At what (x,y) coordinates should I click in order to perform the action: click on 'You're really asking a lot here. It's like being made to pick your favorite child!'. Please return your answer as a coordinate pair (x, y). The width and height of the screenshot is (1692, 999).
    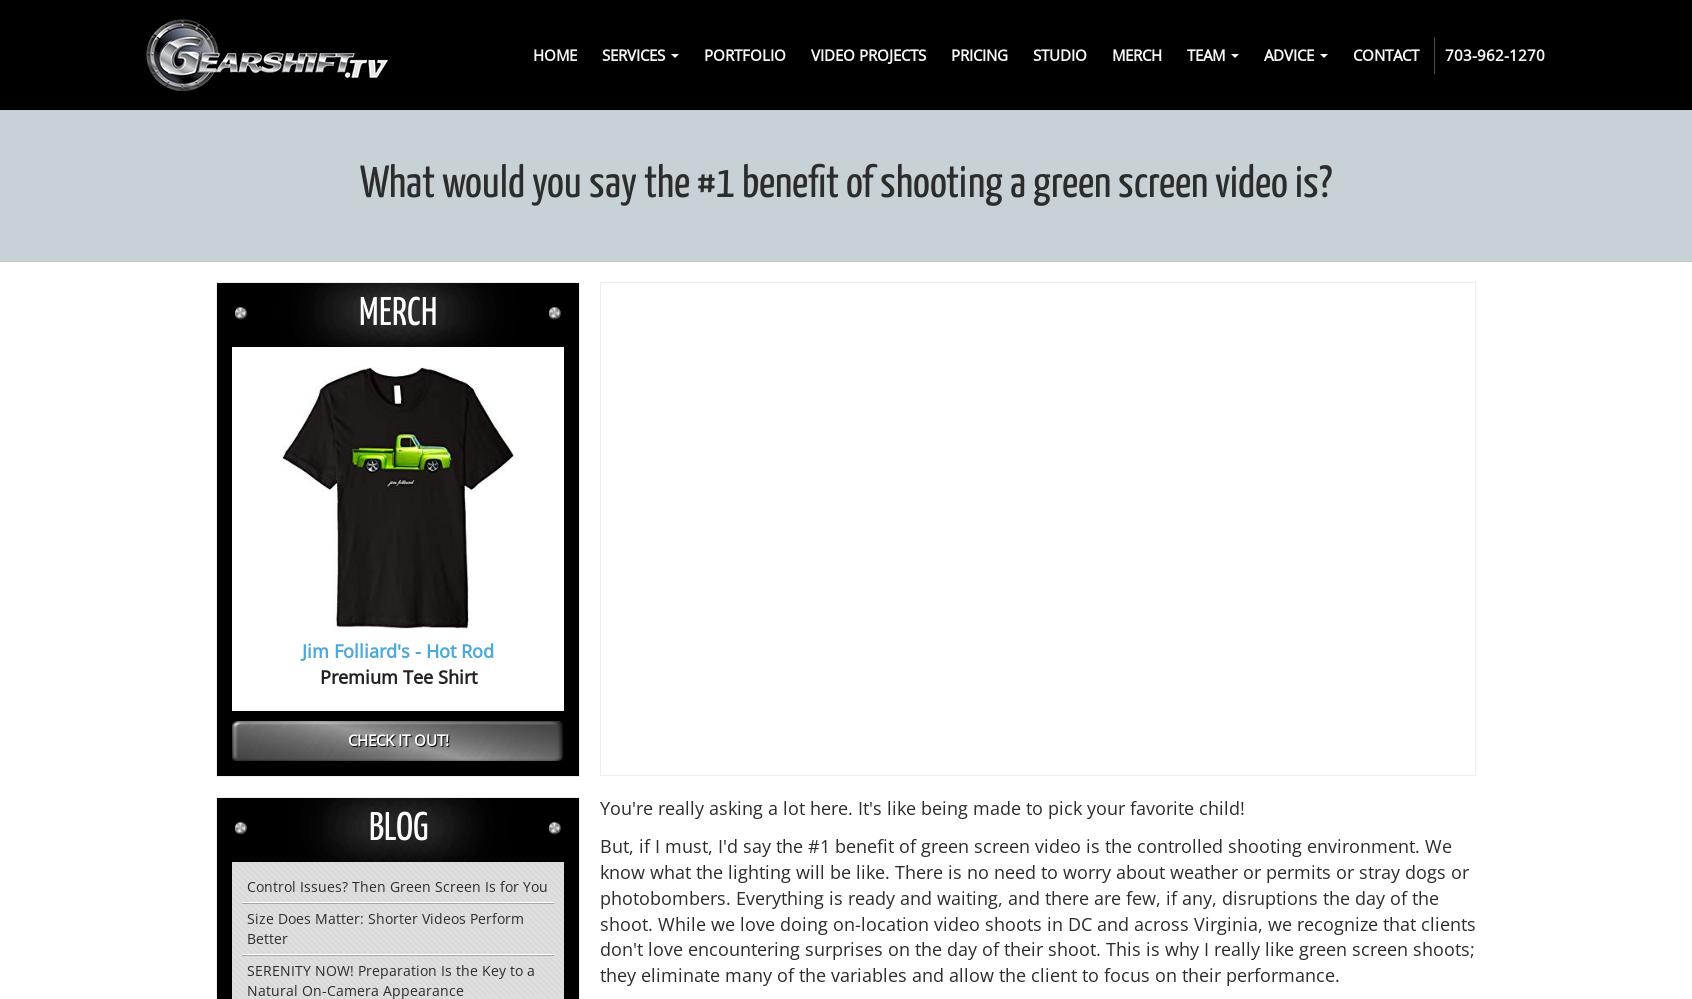
    Looking at the image, I should click on (922, 807).